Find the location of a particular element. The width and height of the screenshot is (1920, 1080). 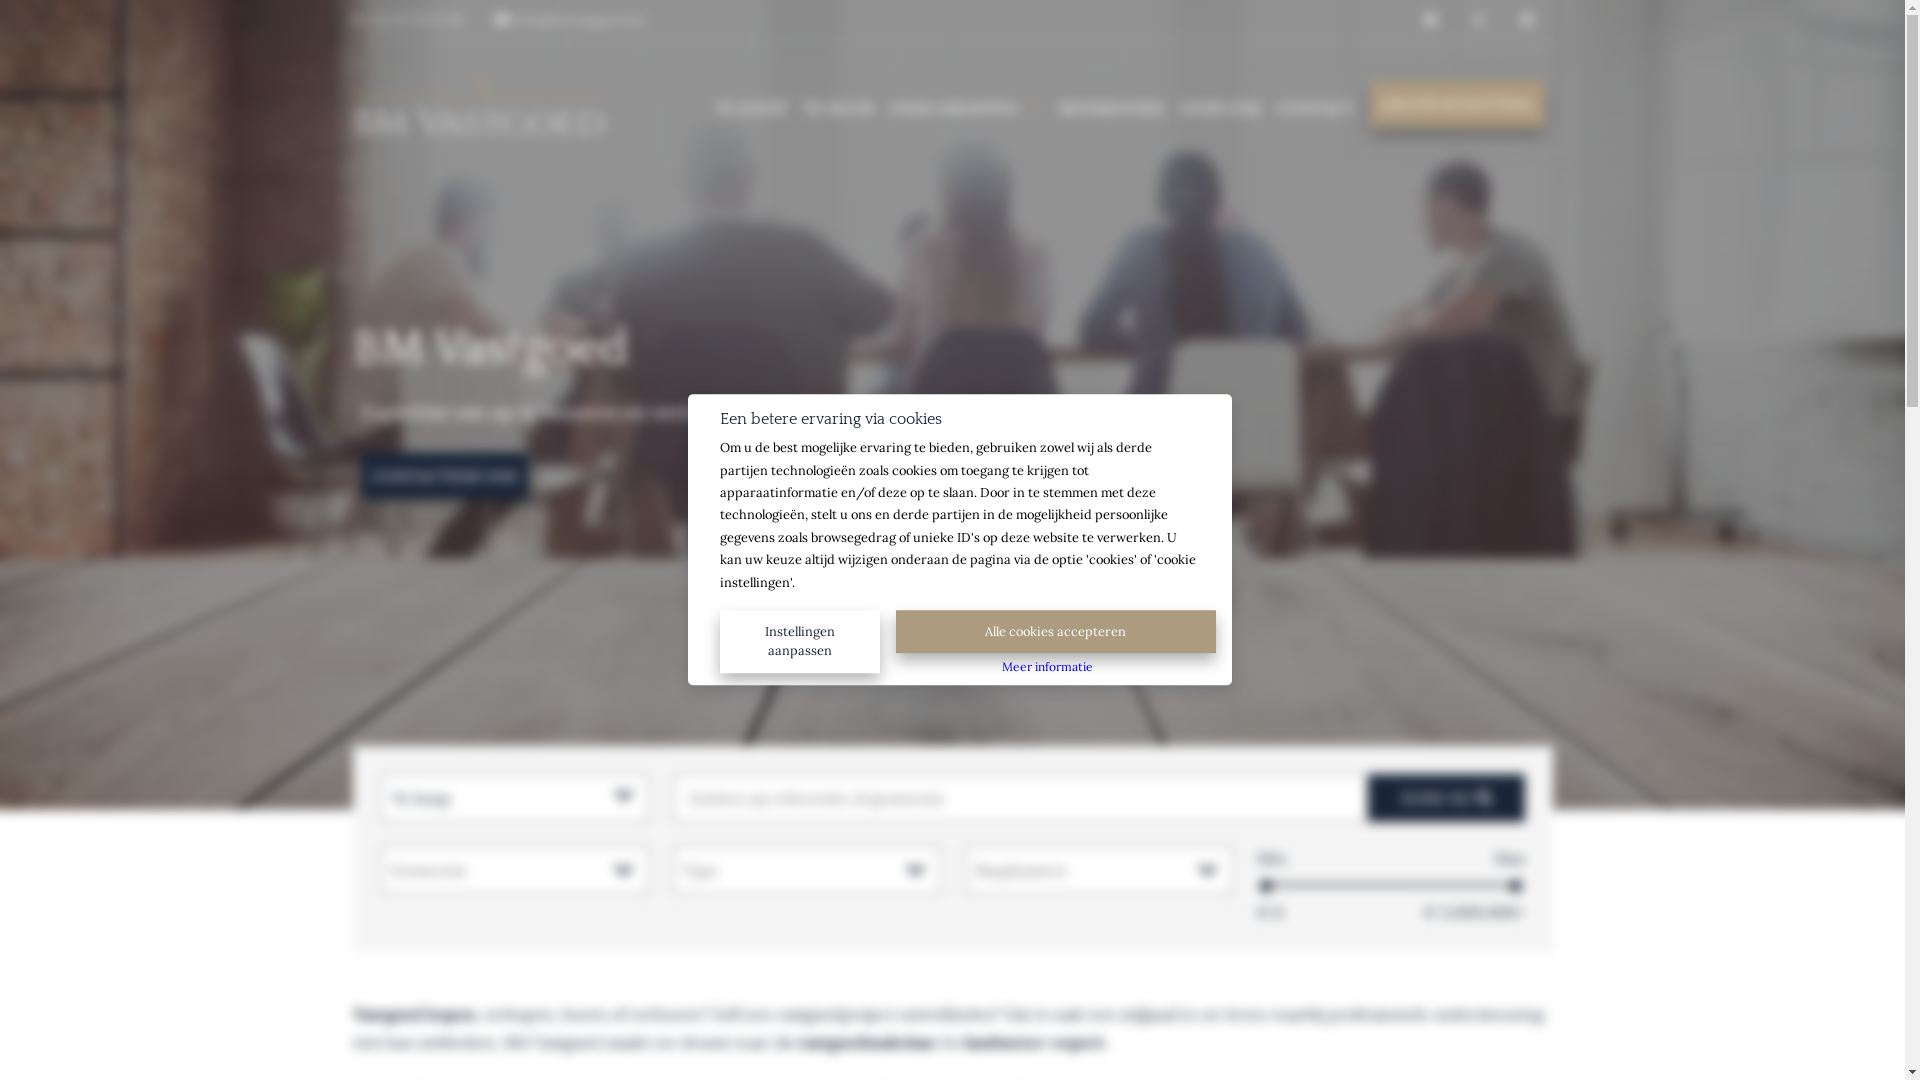

' info@bmvastgoed.be' is located at coordinates (569, 19).